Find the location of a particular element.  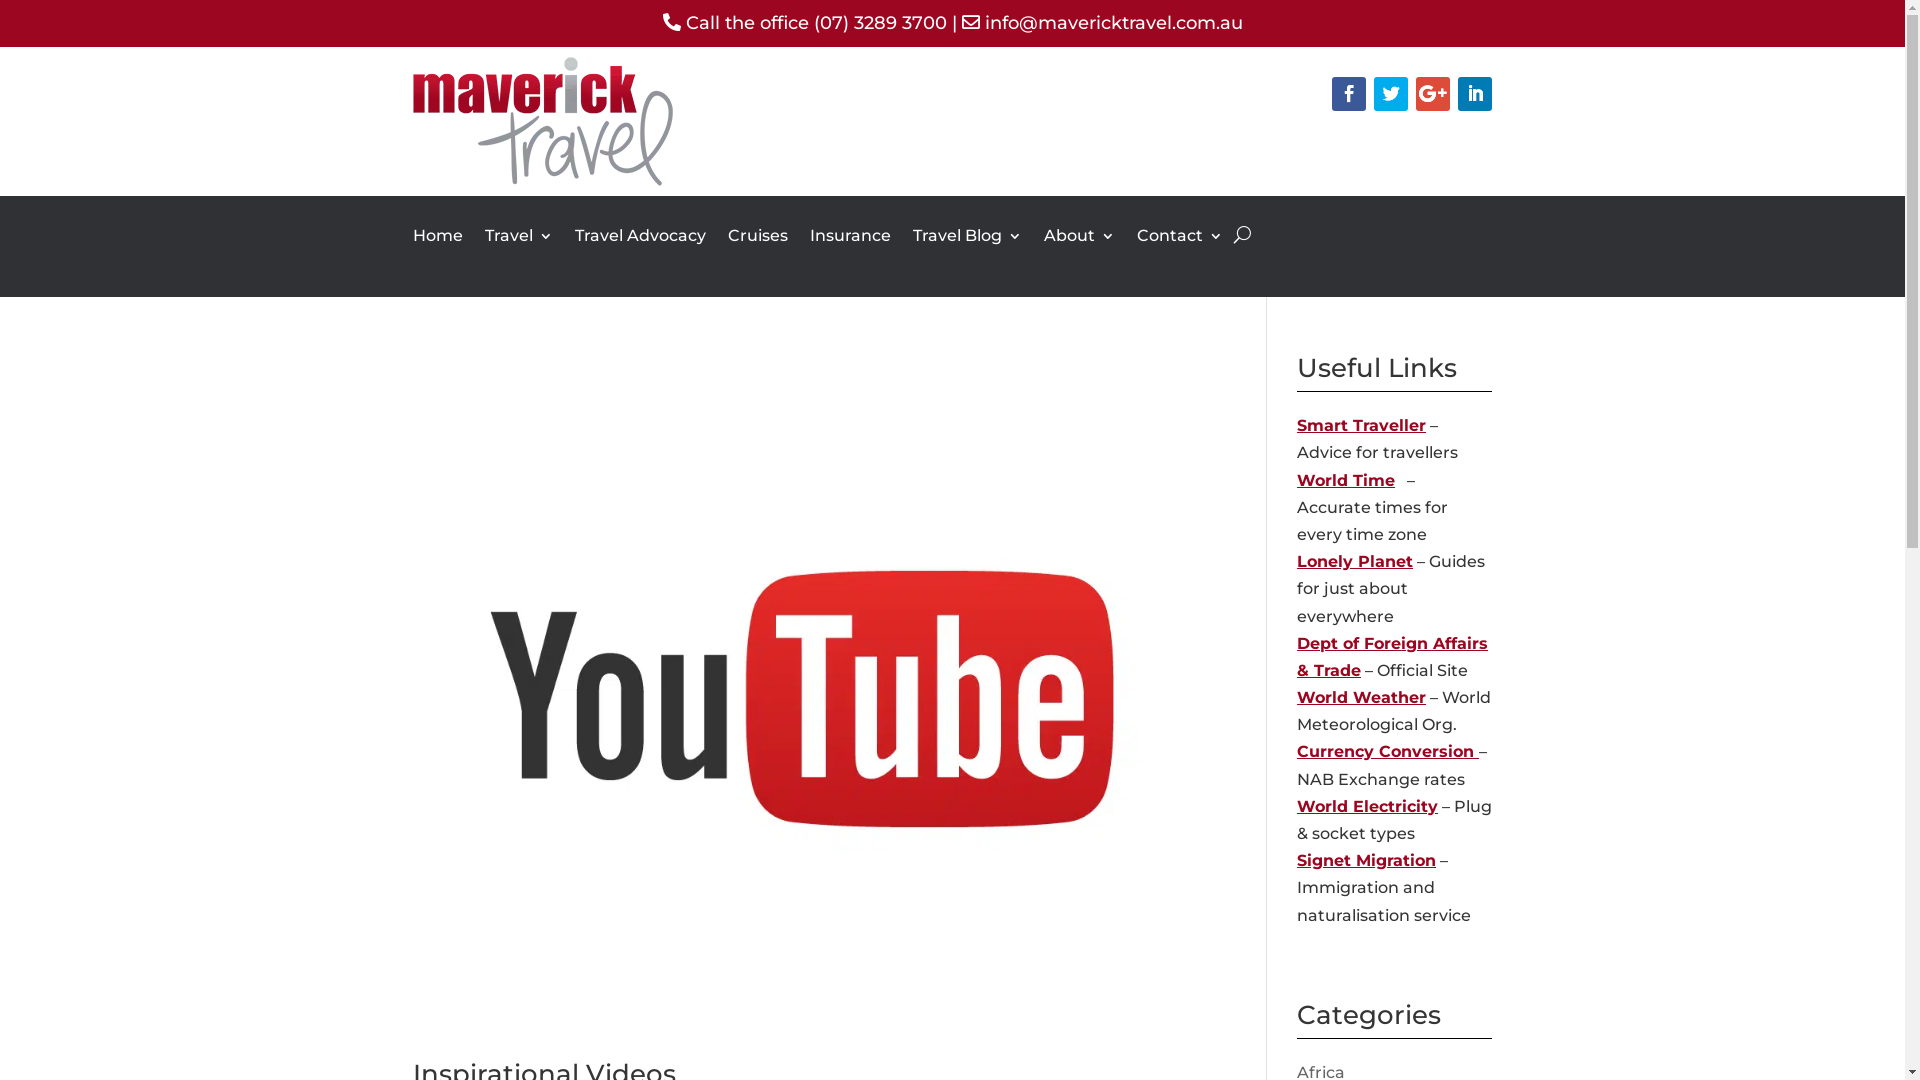

'Follow on Facebook' is located at coordinates (1348, 93).